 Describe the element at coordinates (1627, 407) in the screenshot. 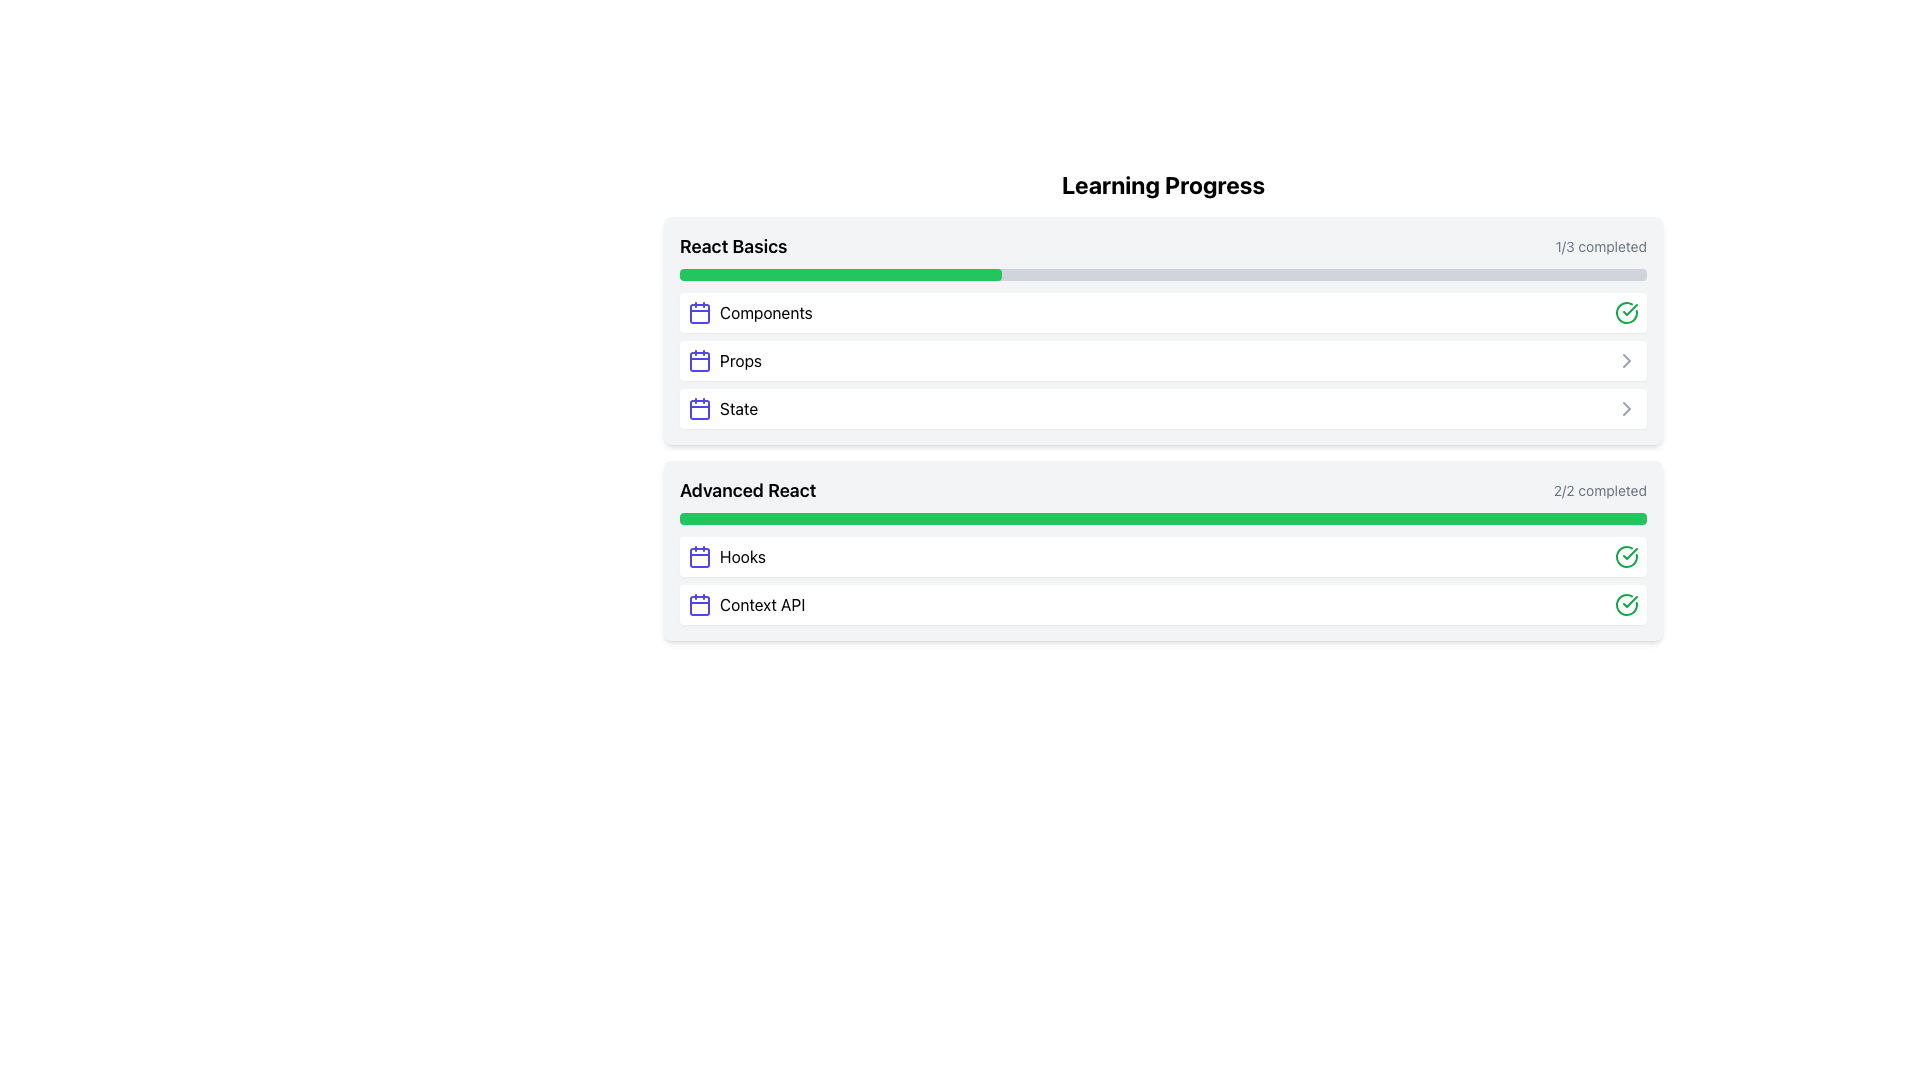

I see `the icon located to the right of the 'Props' text element in the second row under the 'React Basics' section to trigger a tooltip or highlighting effect` at that location.